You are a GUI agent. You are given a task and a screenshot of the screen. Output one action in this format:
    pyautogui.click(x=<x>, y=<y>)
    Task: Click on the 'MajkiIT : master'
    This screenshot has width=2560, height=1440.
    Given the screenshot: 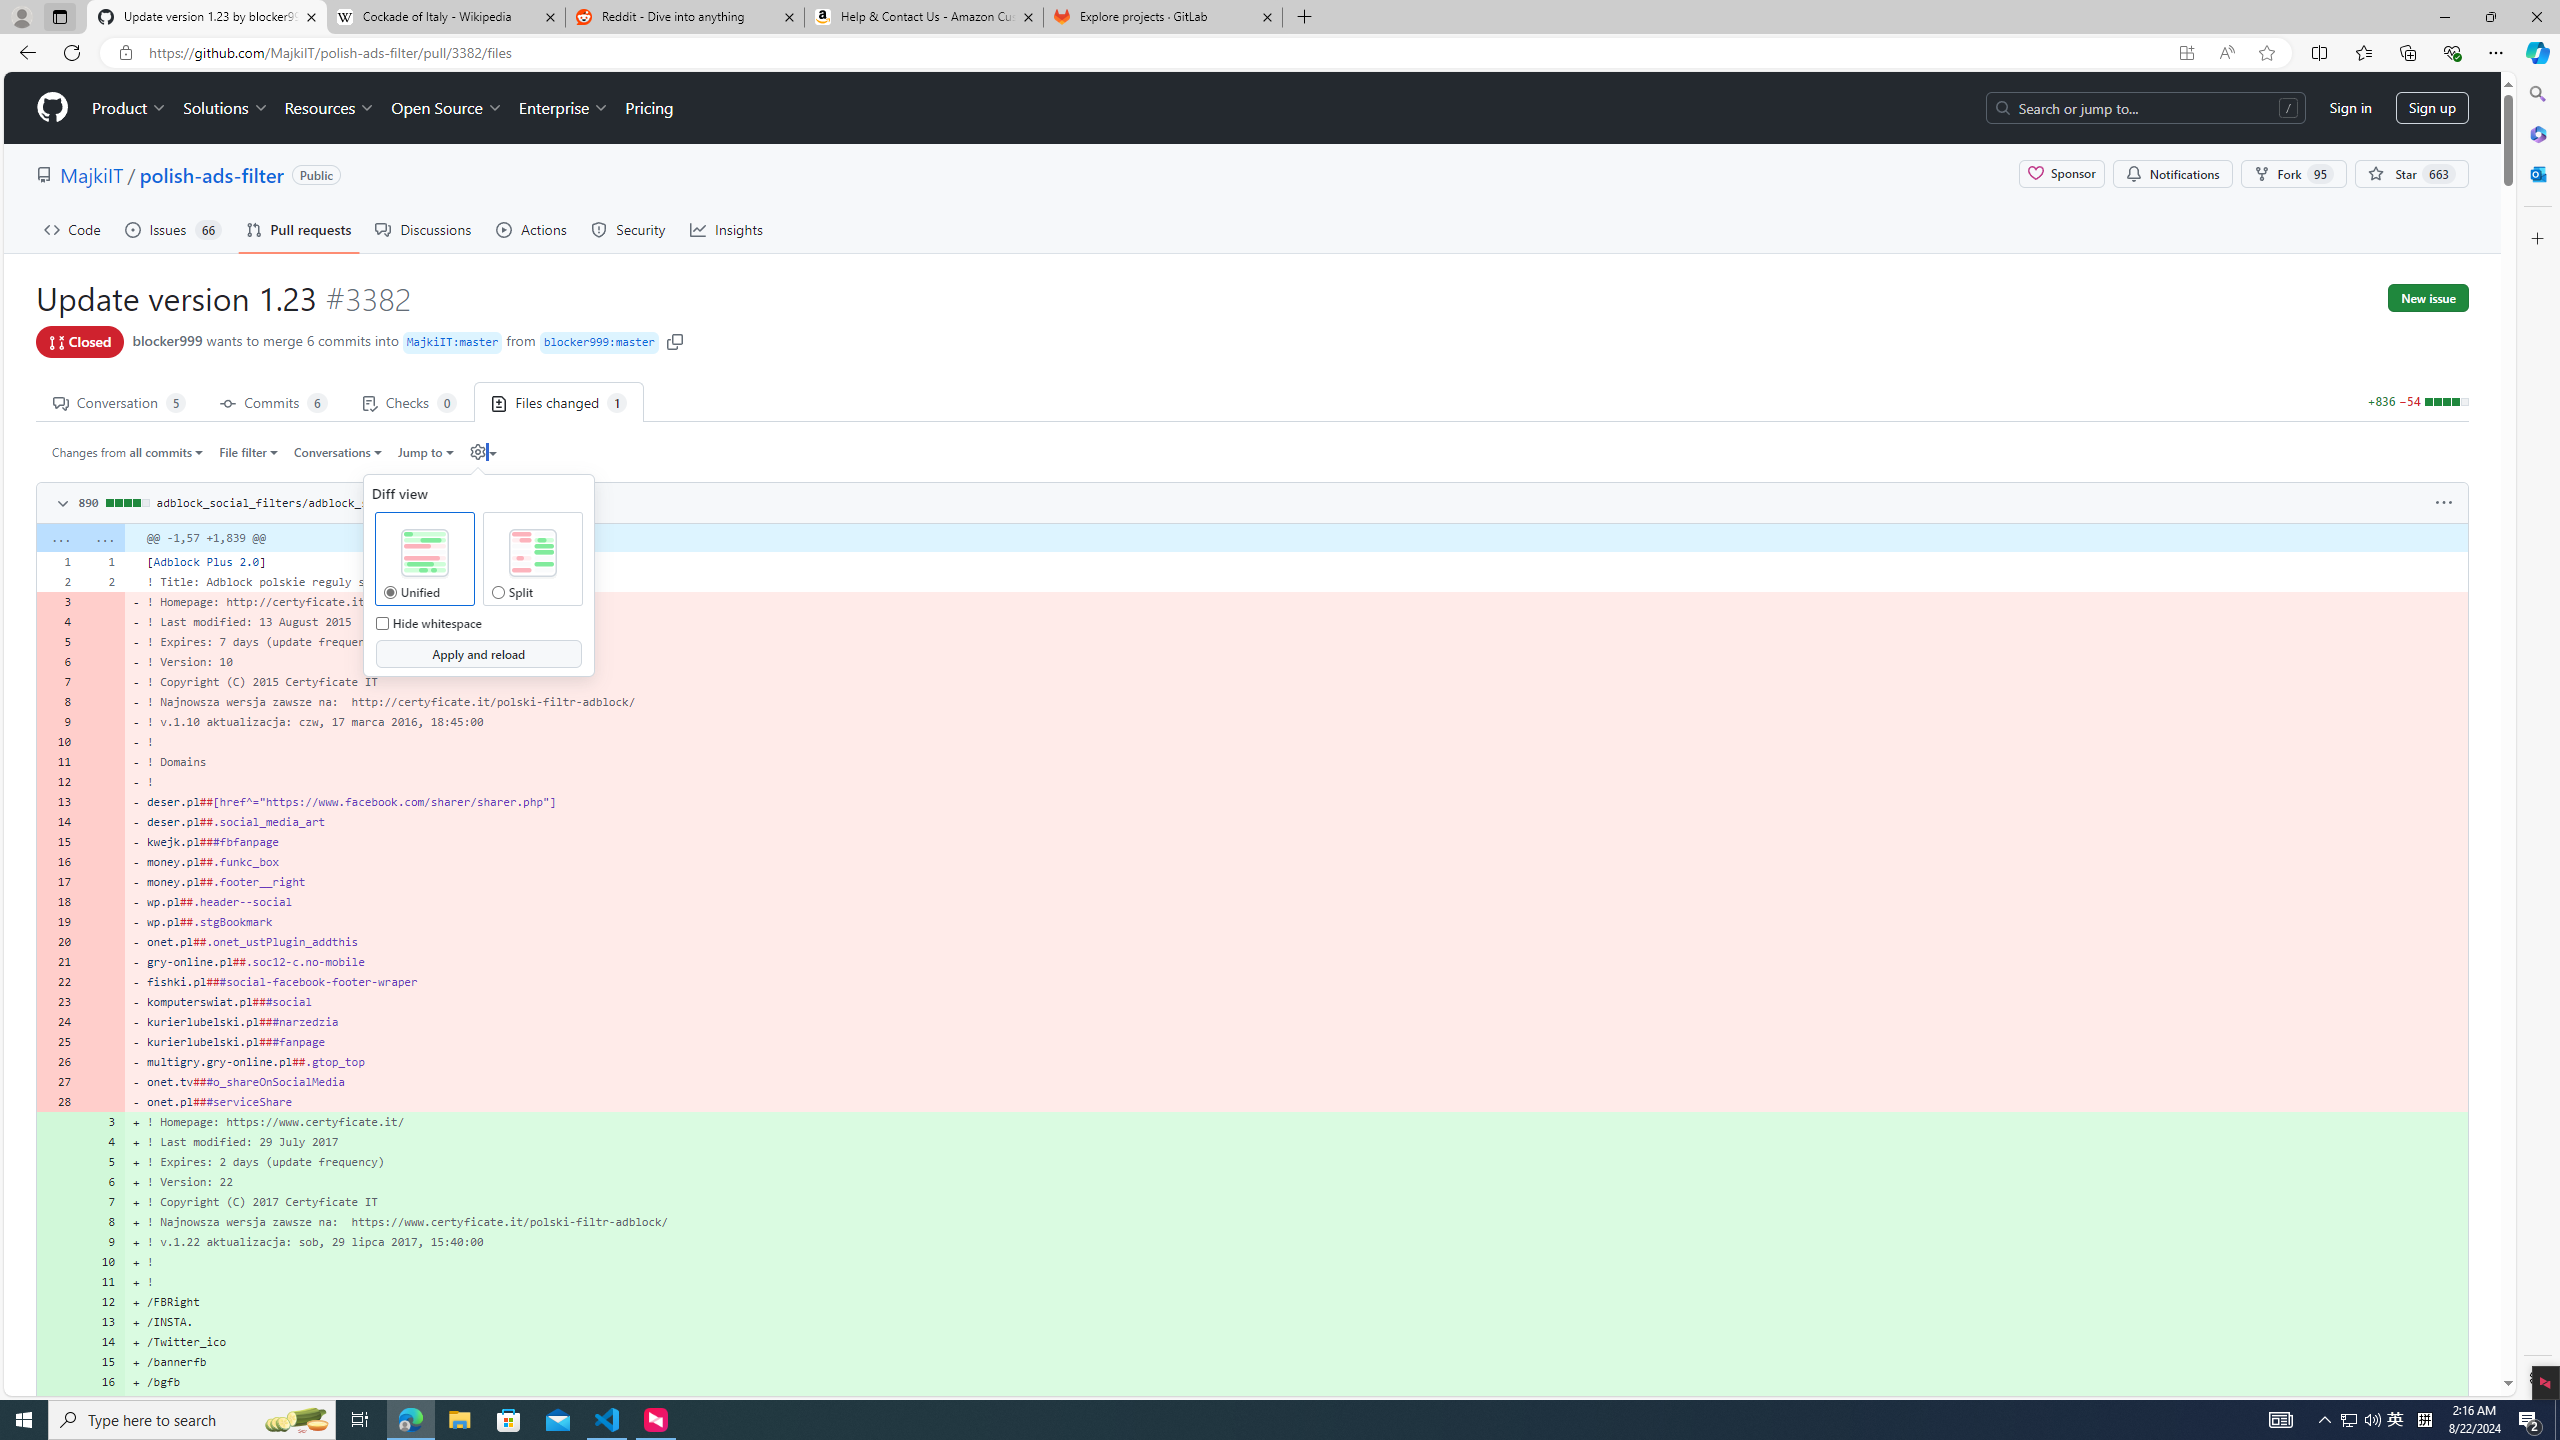 What is the action you would take?
    pyautogui.click(x=452, y=342)
    